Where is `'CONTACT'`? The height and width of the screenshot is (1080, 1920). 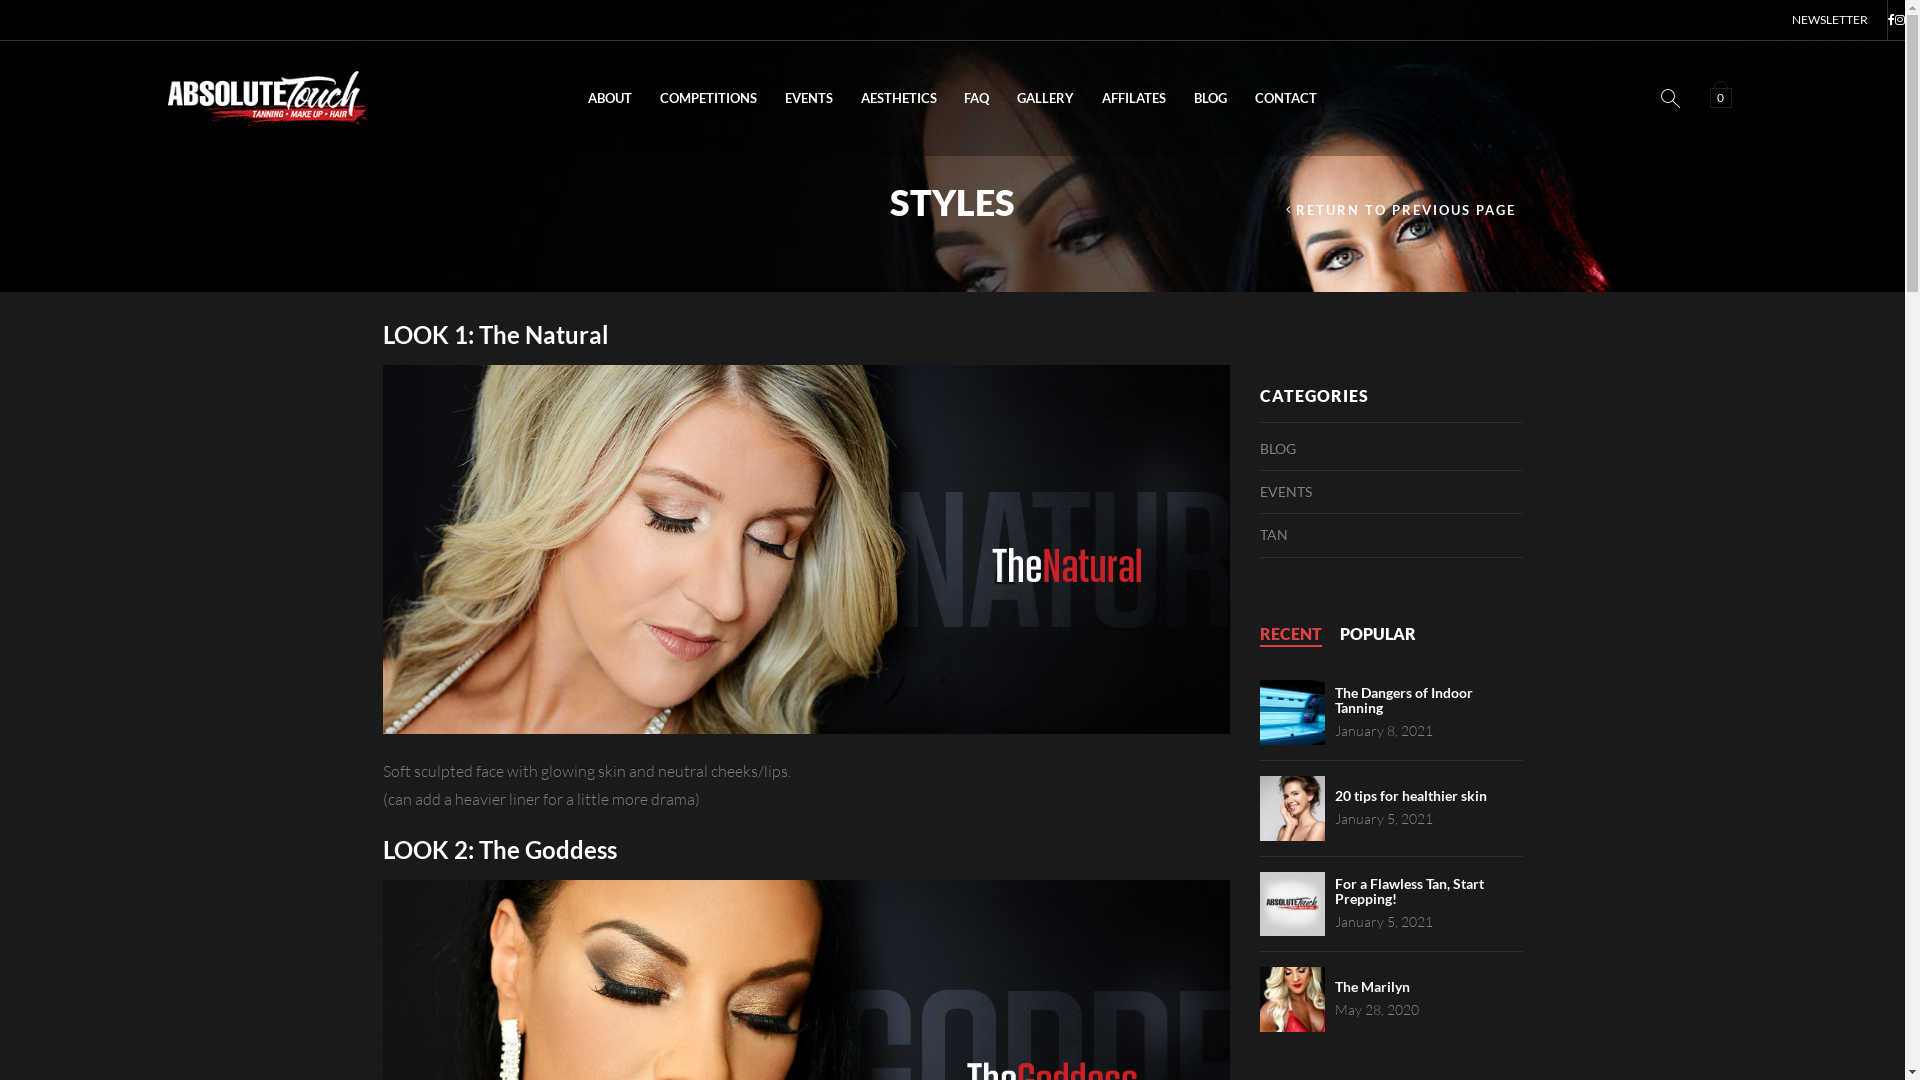 'CONTACT' is located at coordinates (1286, 98).